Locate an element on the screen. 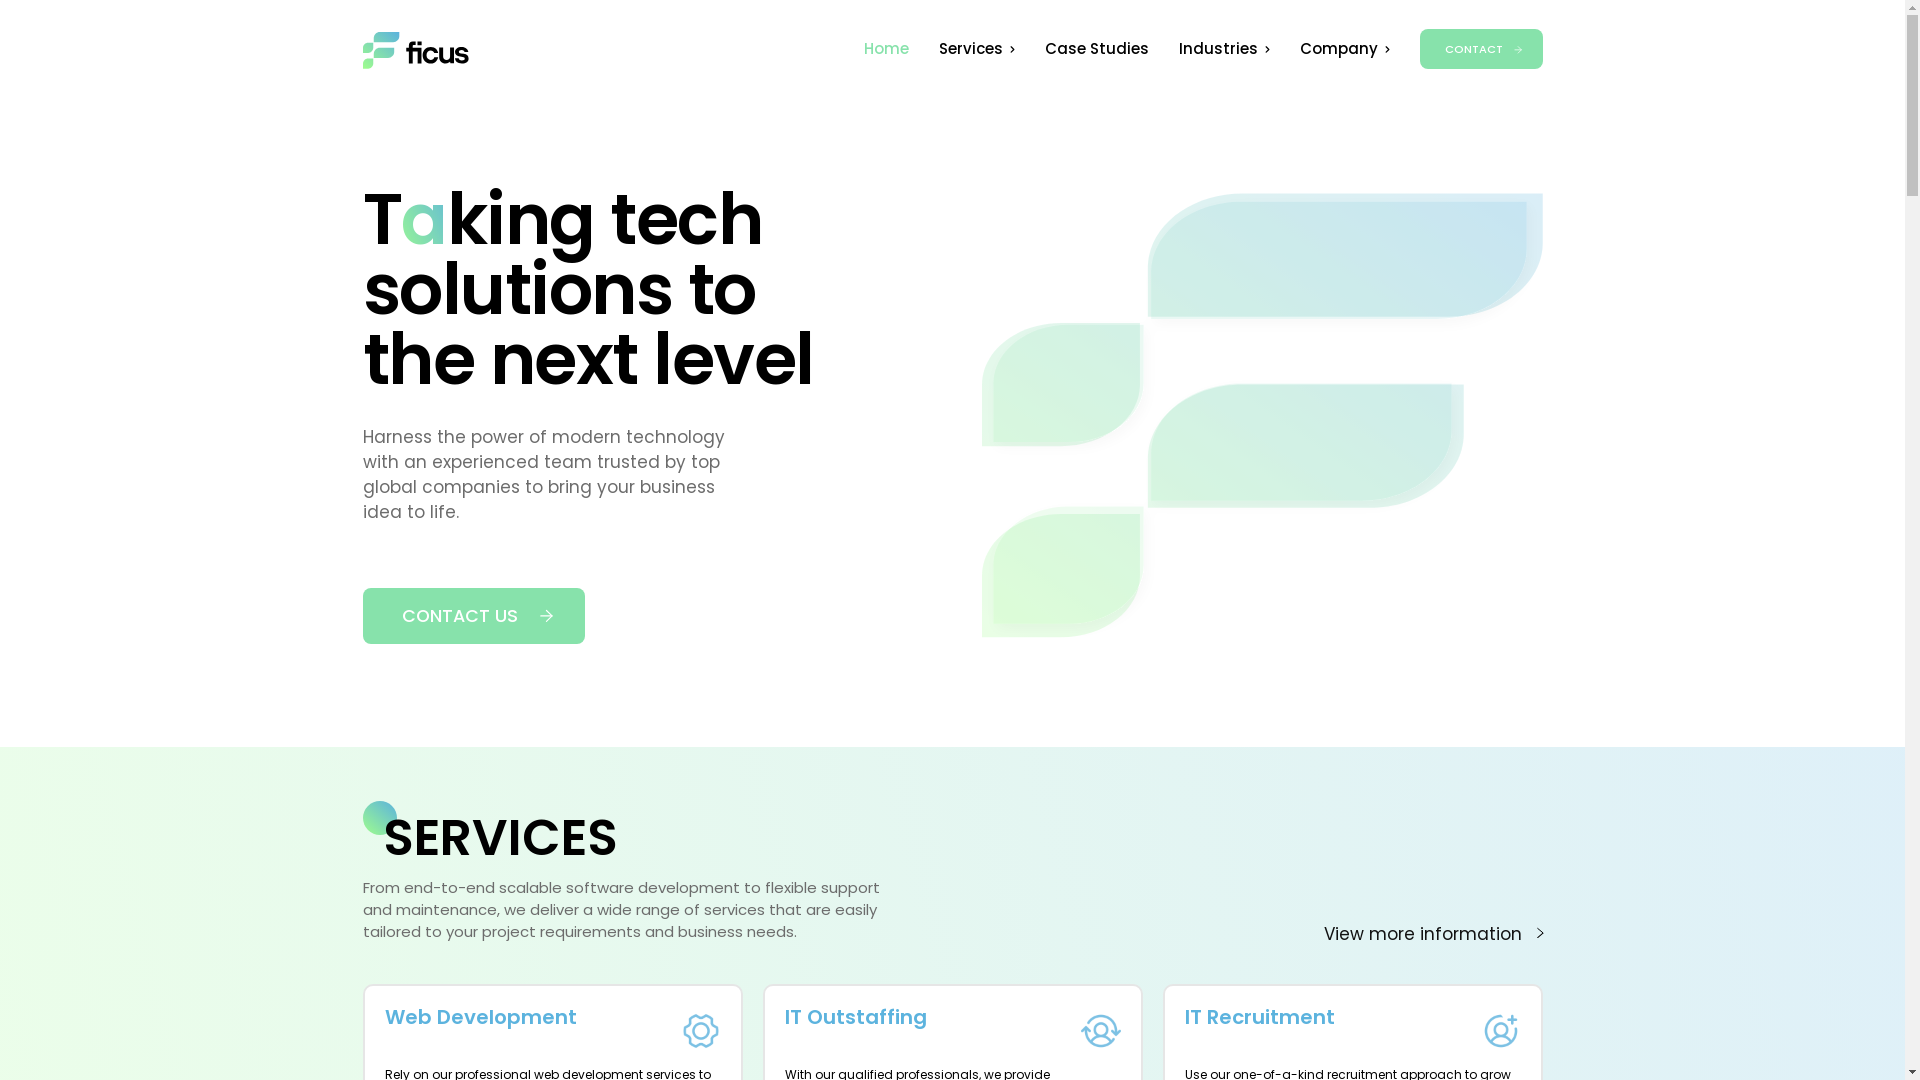 The height and width of the screenshot is (1080, 1920). 'Home' is located at coordinates (885, 47).